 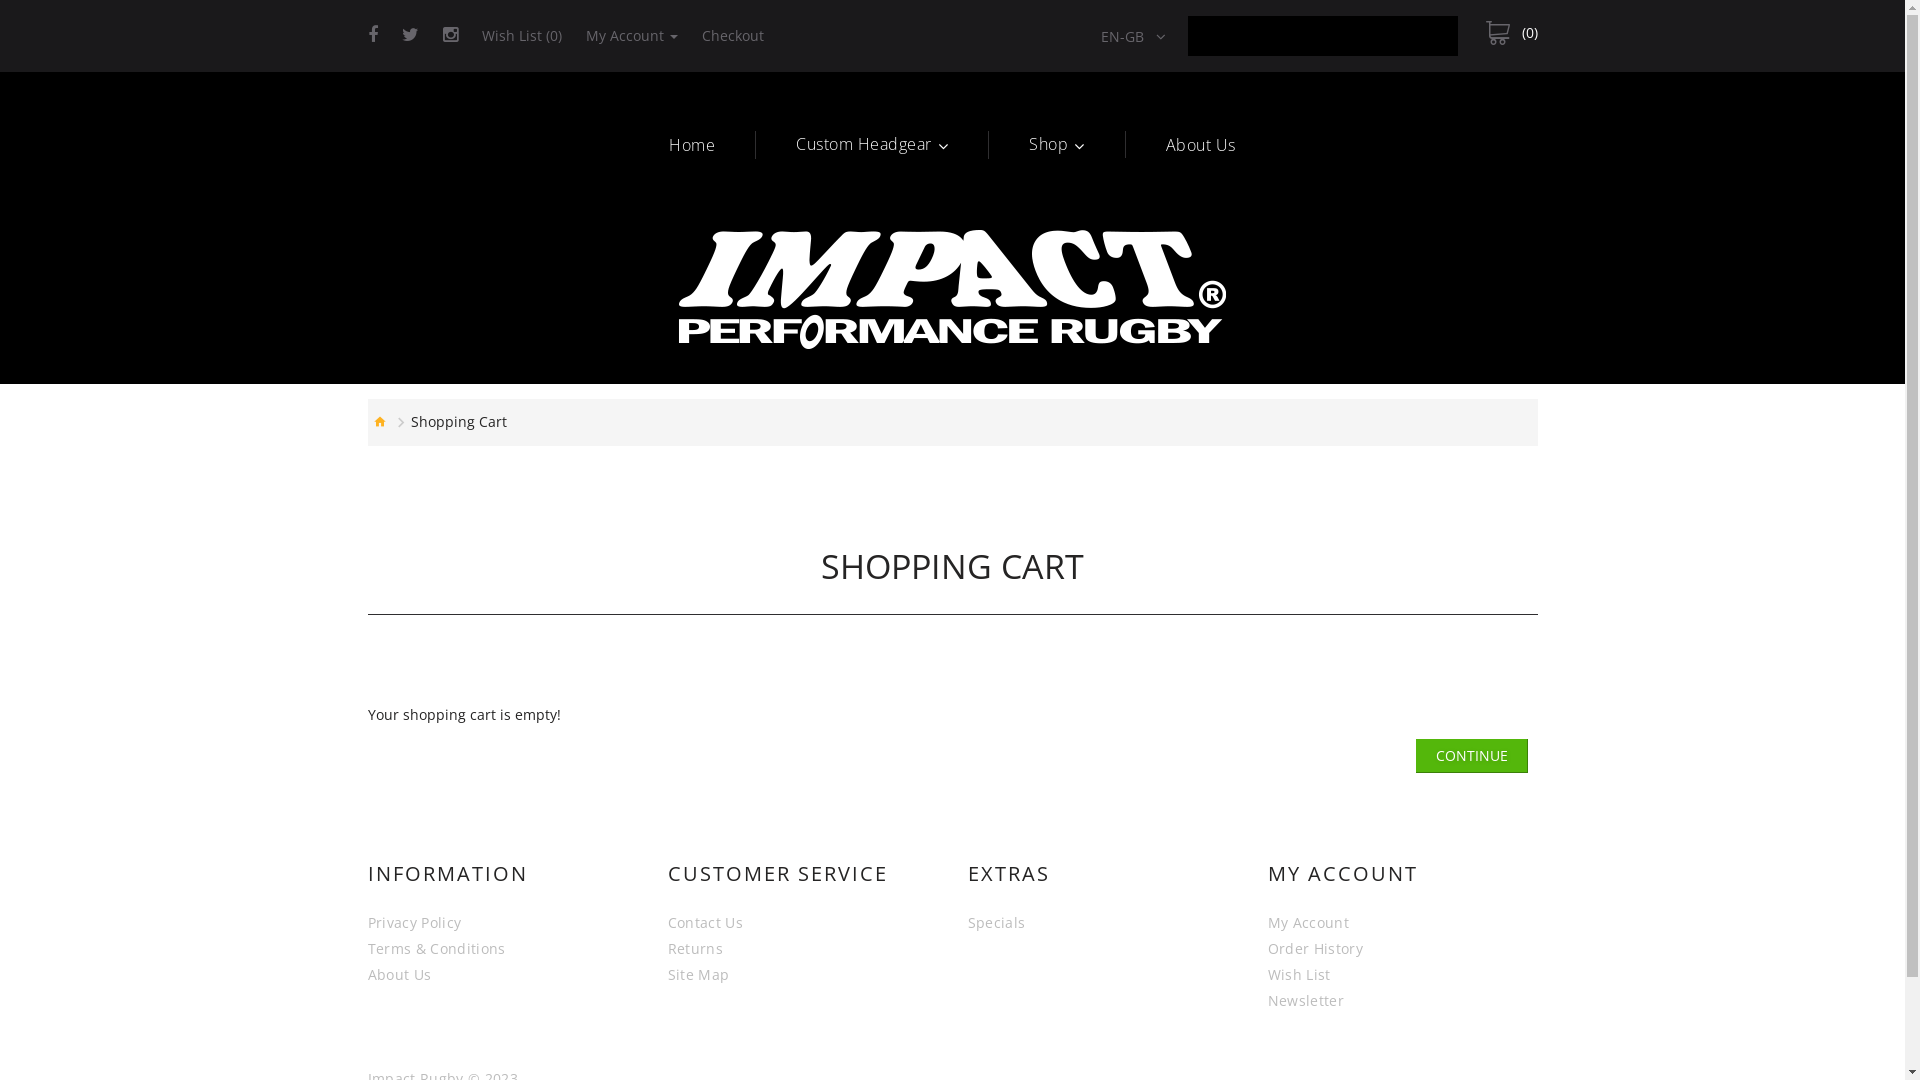 I want to click on 'Returns', so click(x=695, y=947).